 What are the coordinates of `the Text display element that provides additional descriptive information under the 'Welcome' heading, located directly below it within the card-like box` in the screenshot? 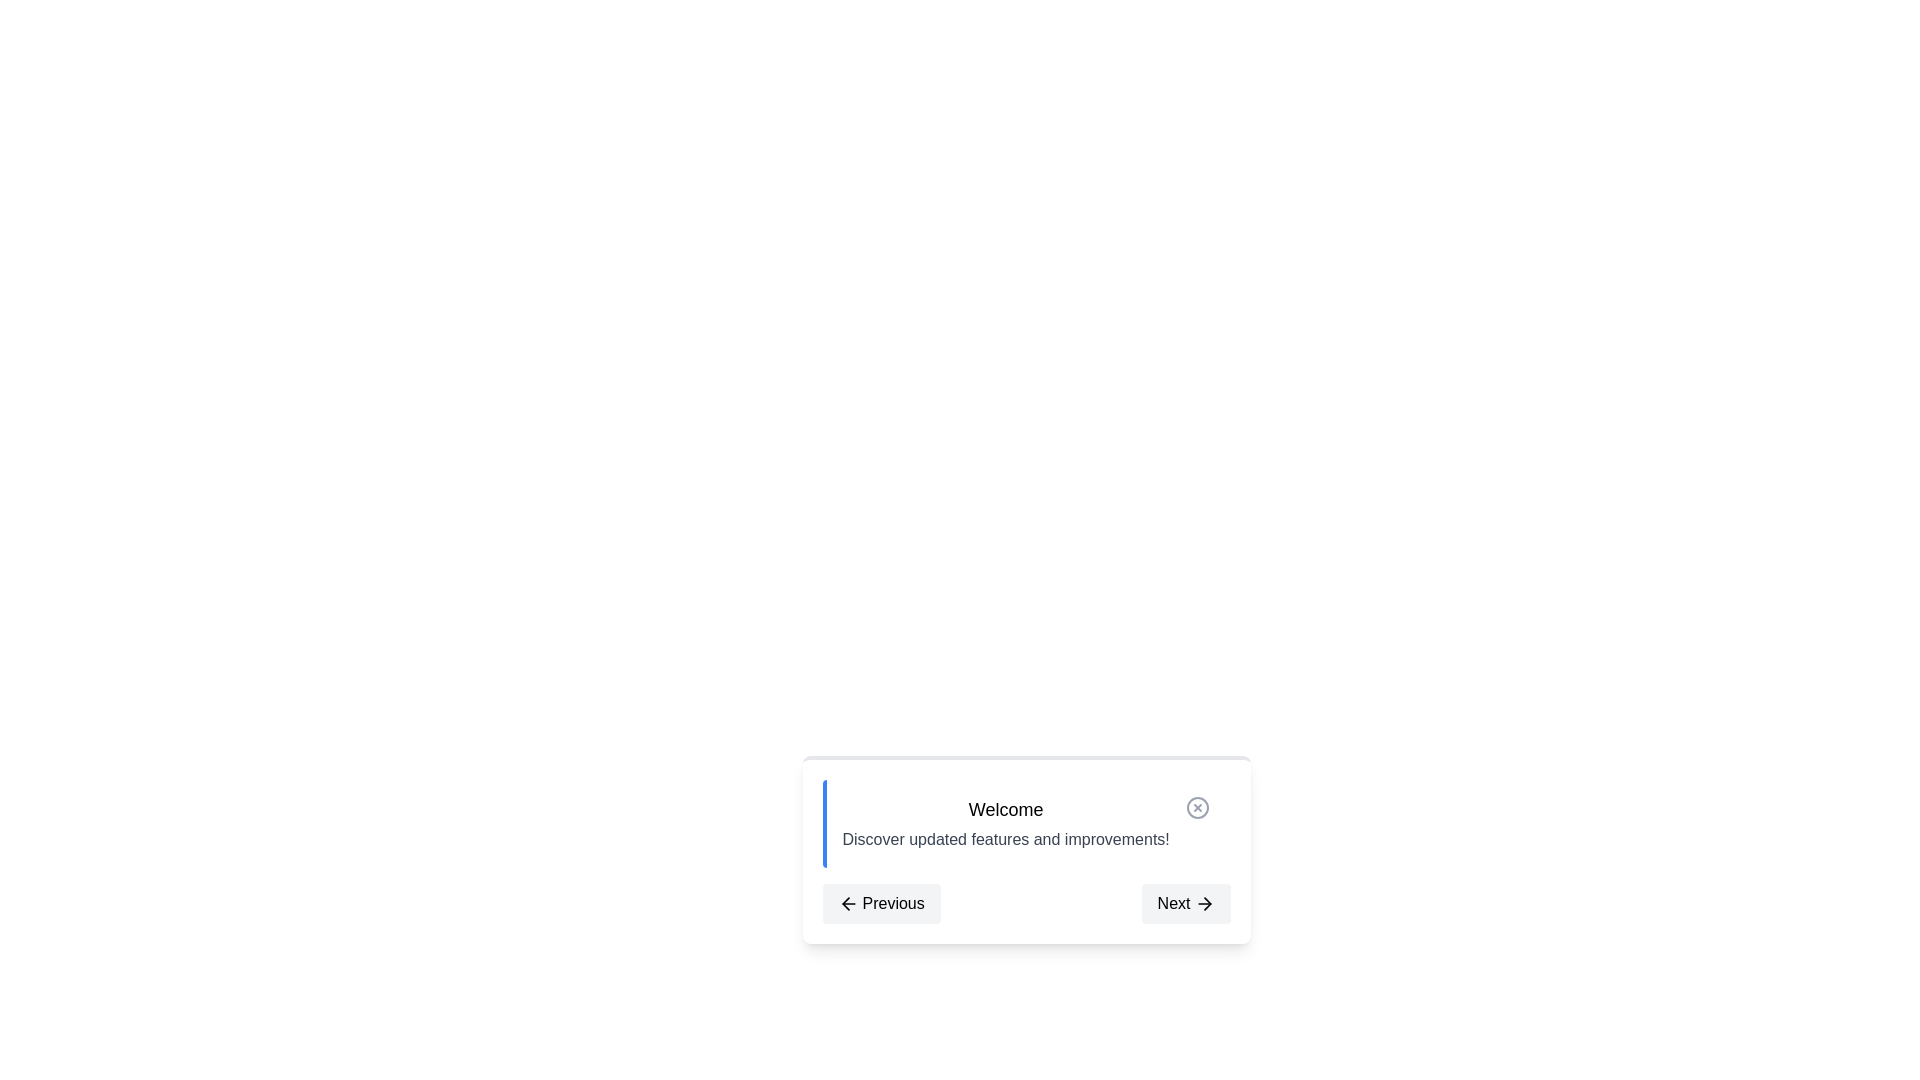 It's located at (1006, 840).